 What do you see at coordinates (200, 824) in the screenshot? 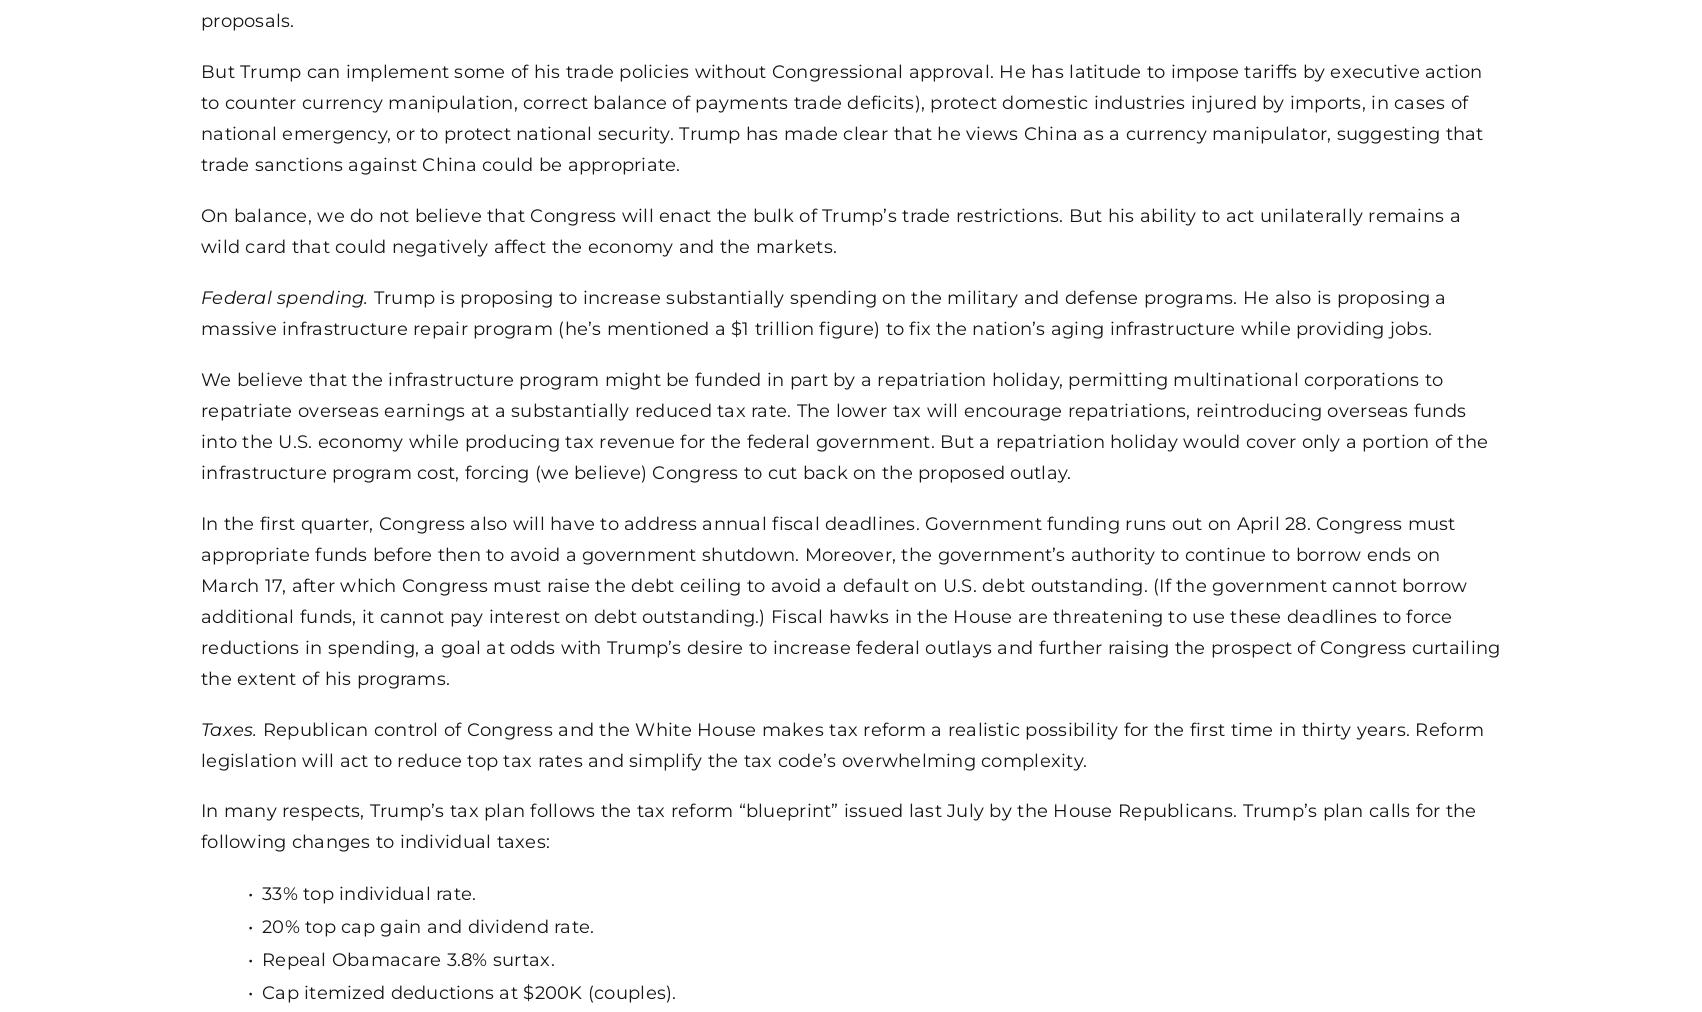
I see `'In many respects, Trump’s tax plan follows the tax reform “blueprint” issued last July by the House Republicans. Trump’s plan calls for the following changes to individual taxes:'` at bounding box center [200, 824].